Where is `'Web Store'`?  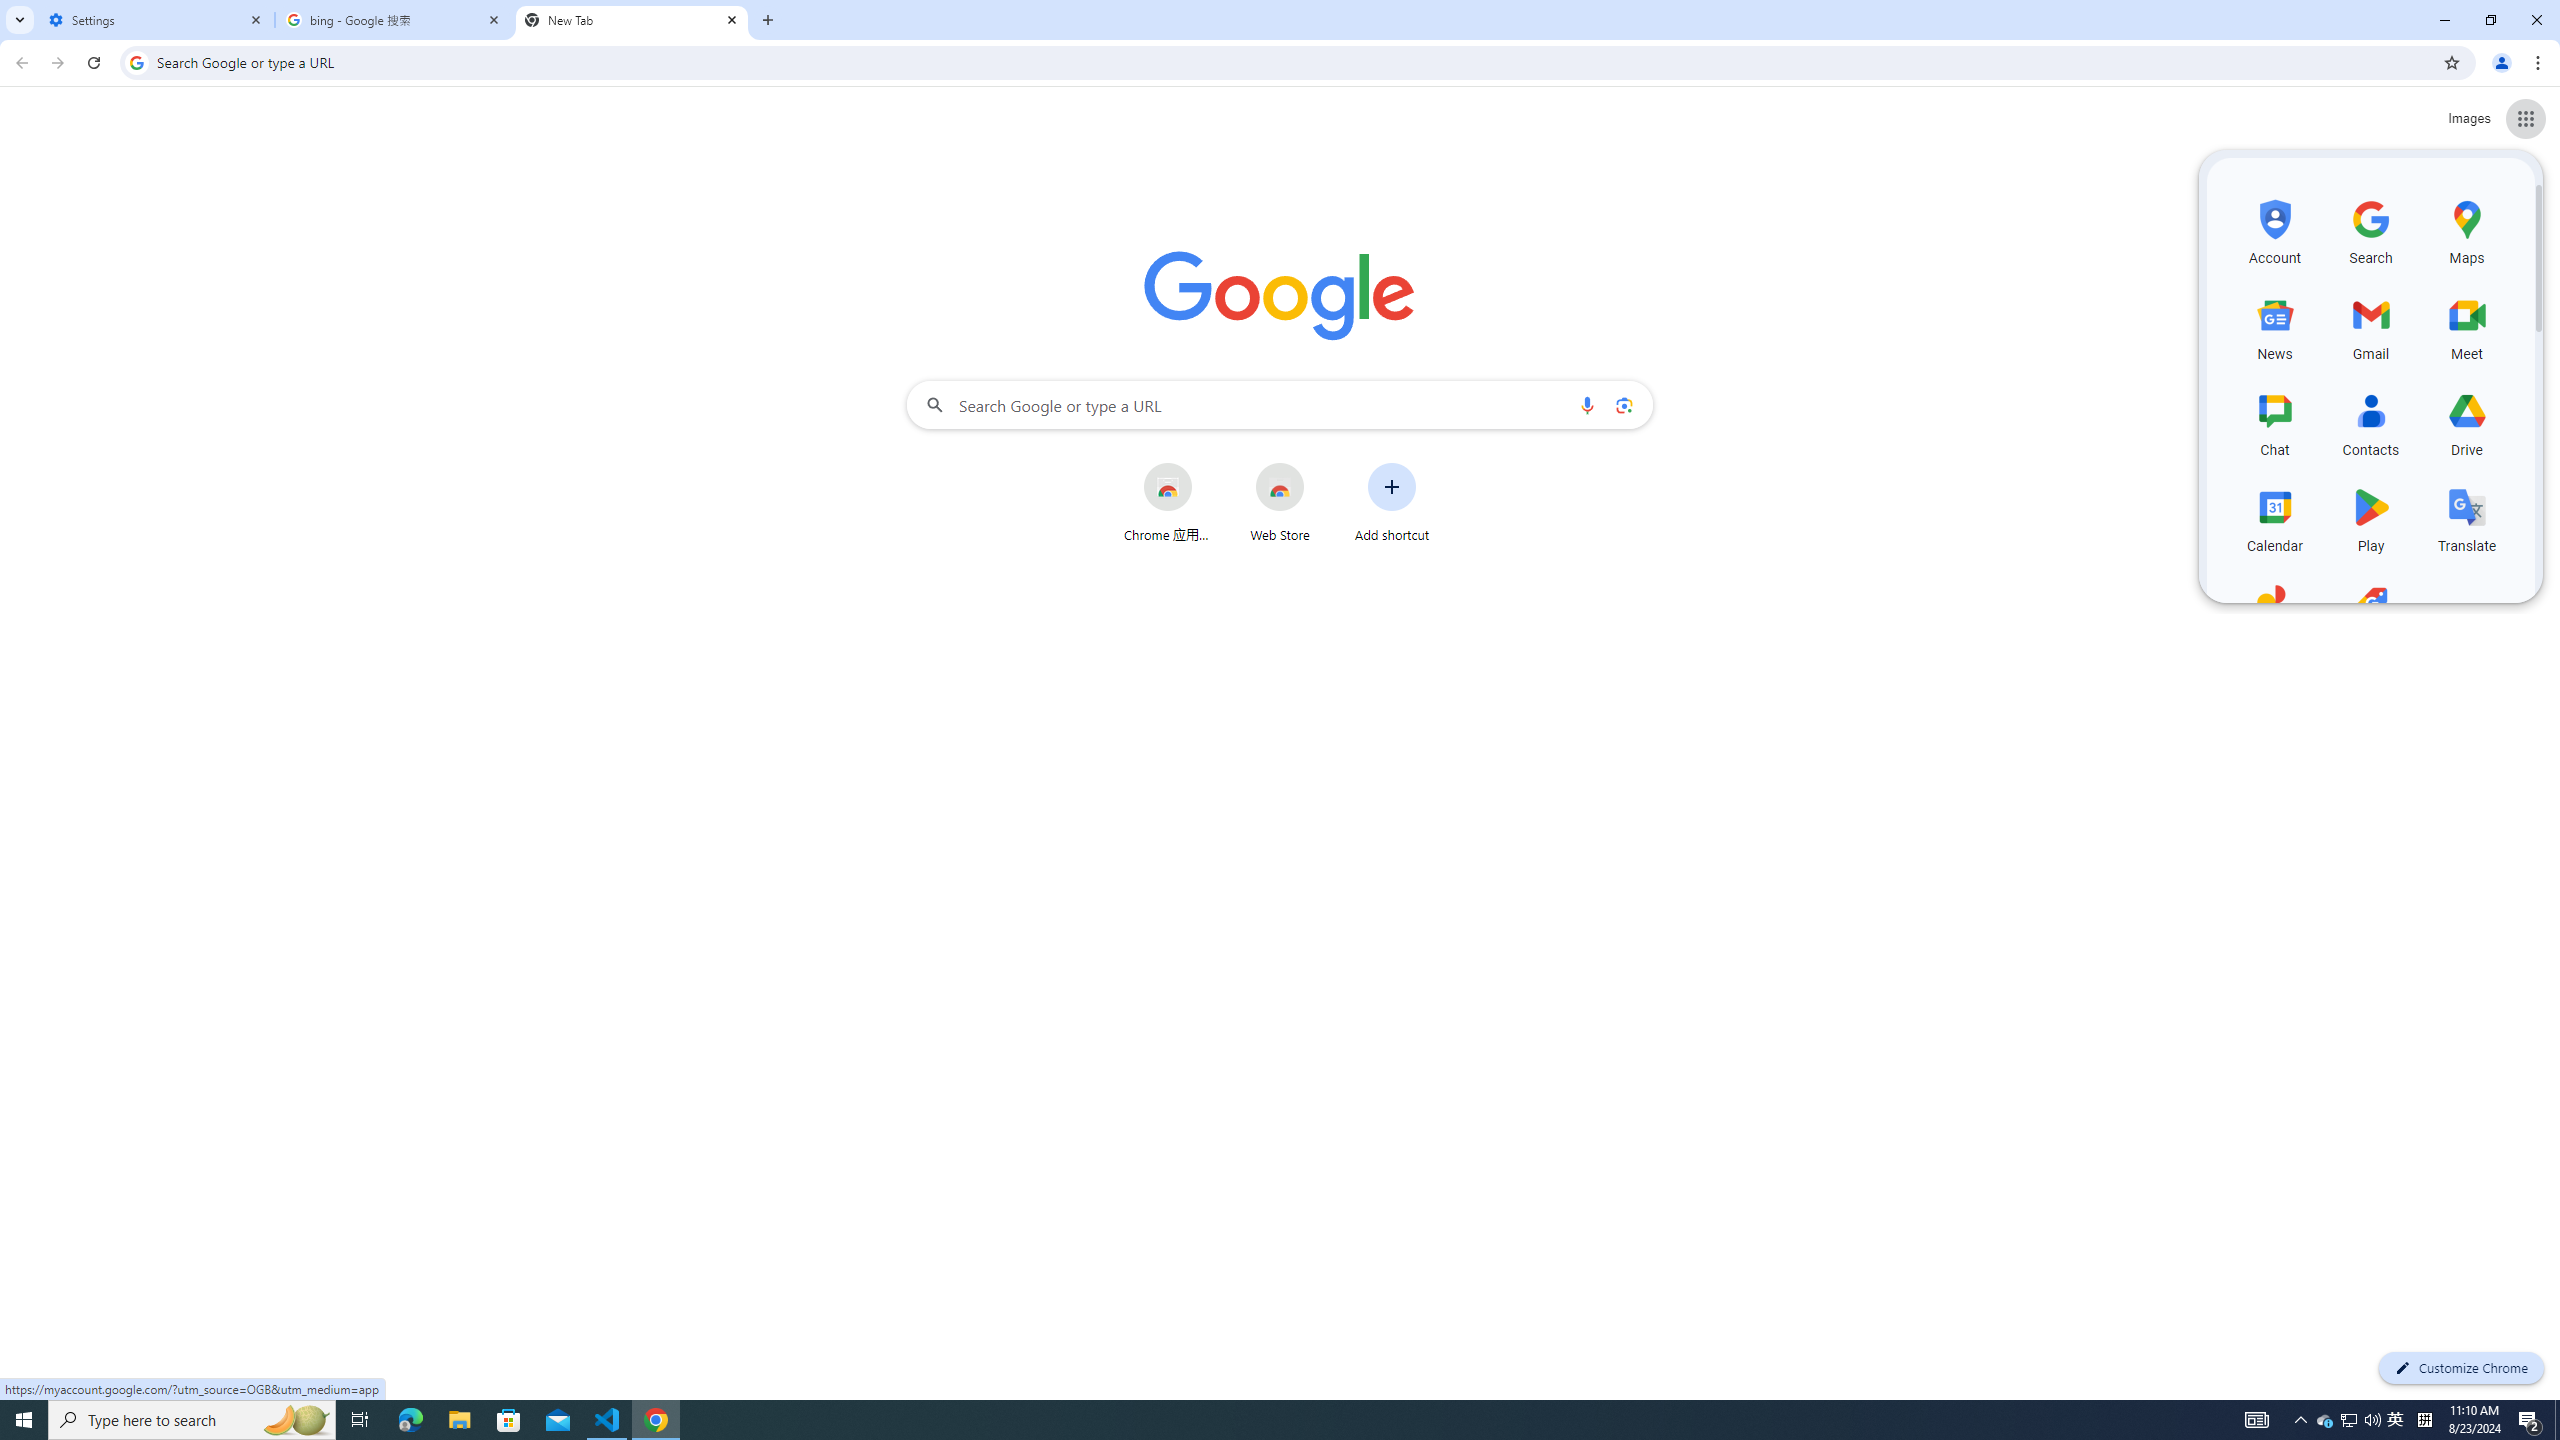 'Web Store' is located at coordinates (1280, 501).